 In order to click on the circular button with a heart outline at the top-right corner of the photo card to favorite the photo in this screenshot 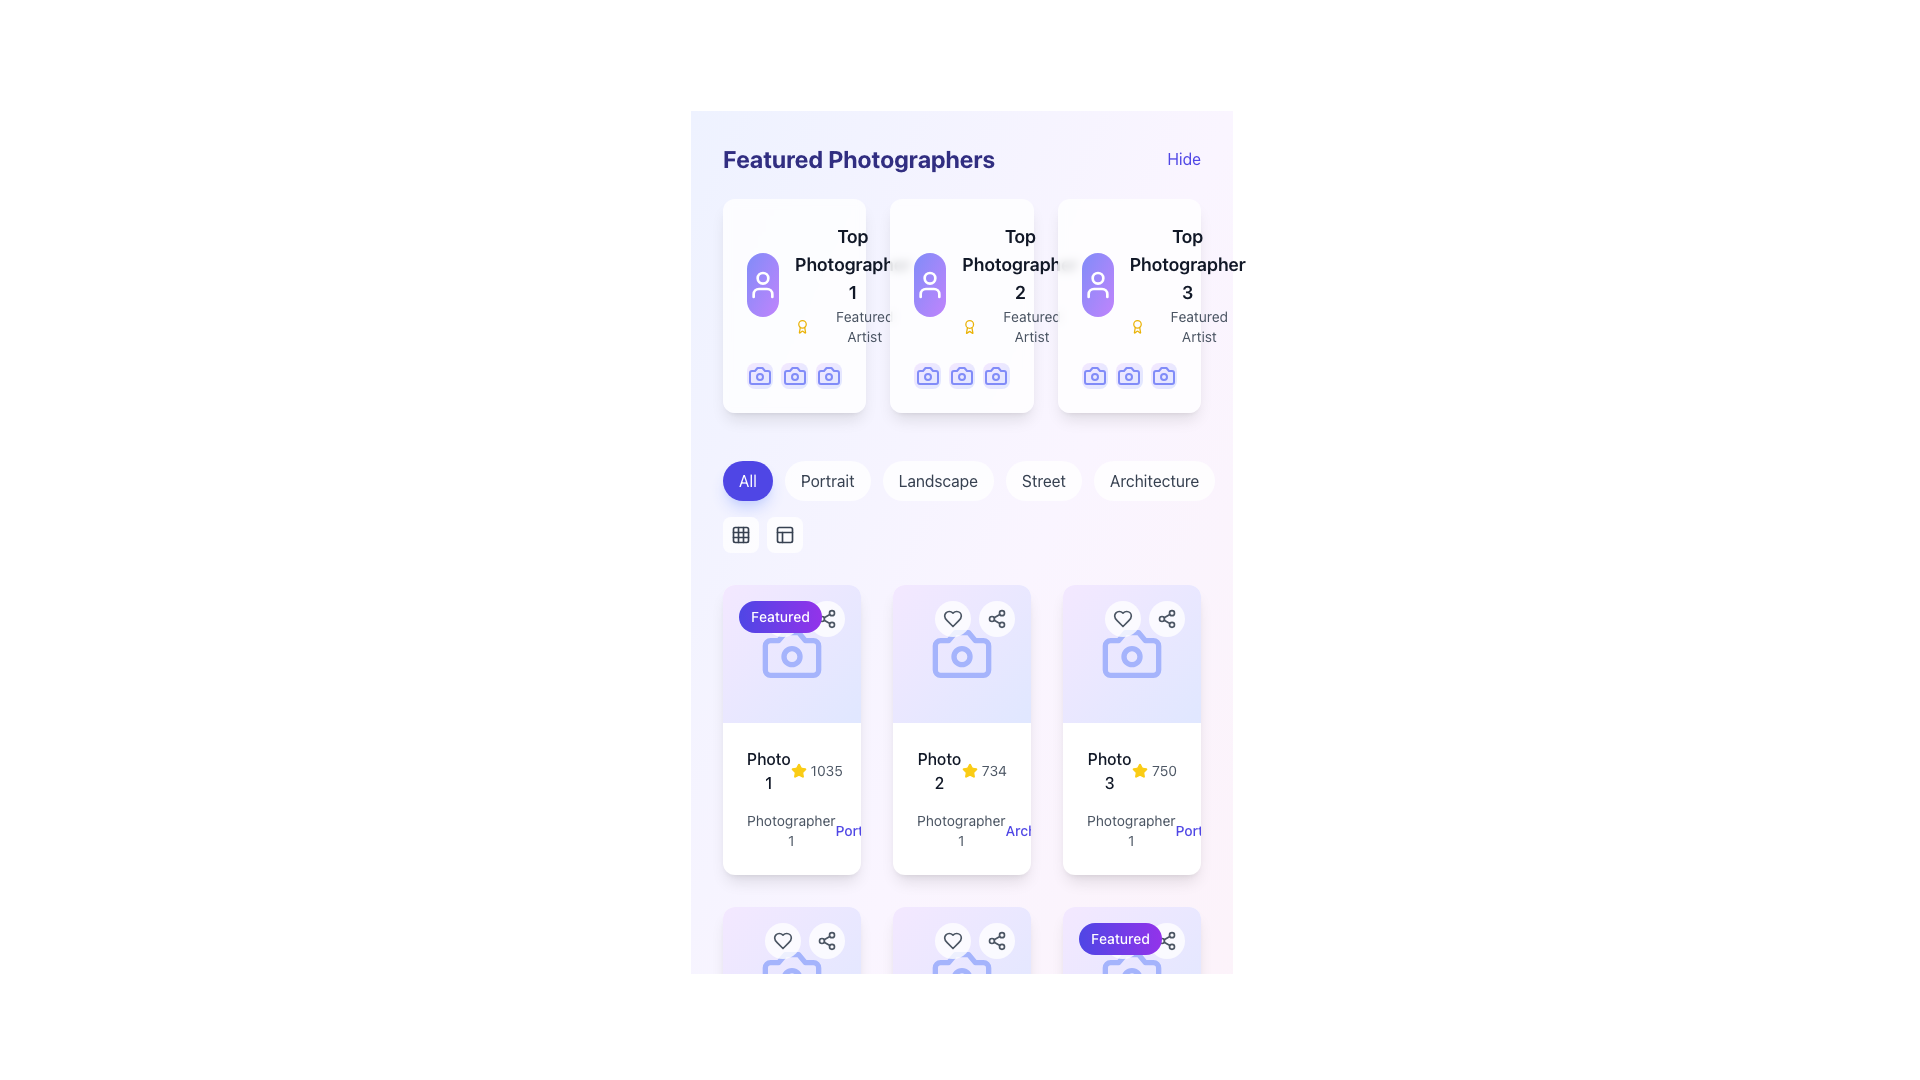, I will do `click(781, 941)`.